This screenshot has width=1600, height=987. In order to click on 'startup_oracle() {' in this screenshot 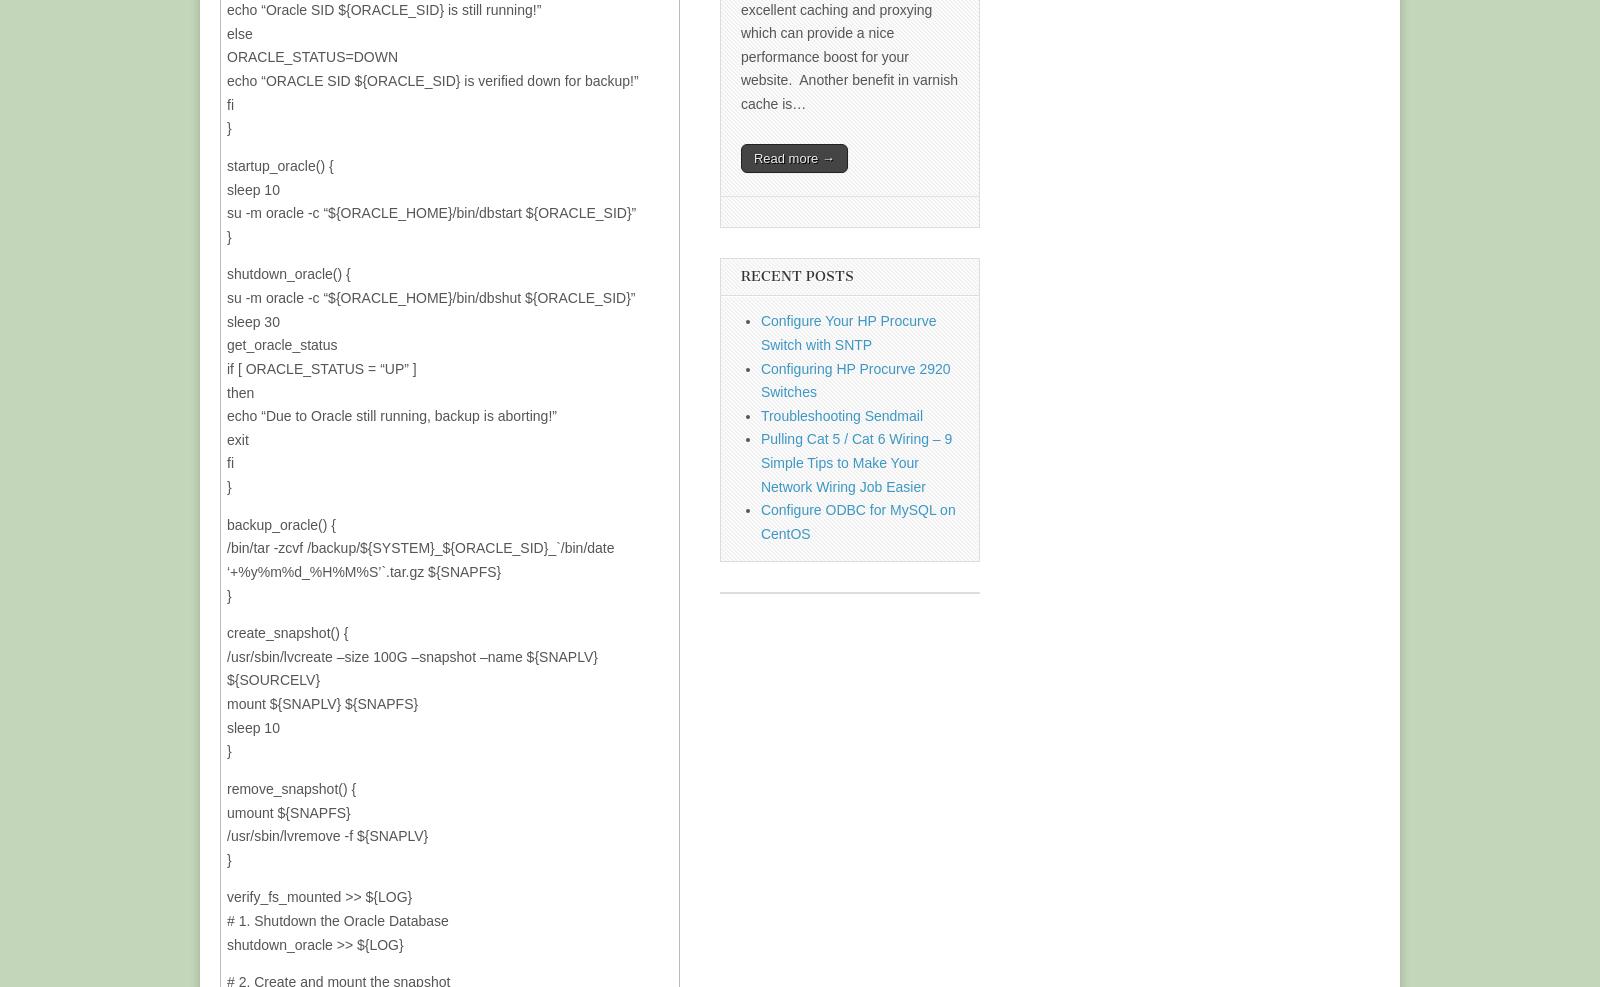, I will do `click(227, 164)`.